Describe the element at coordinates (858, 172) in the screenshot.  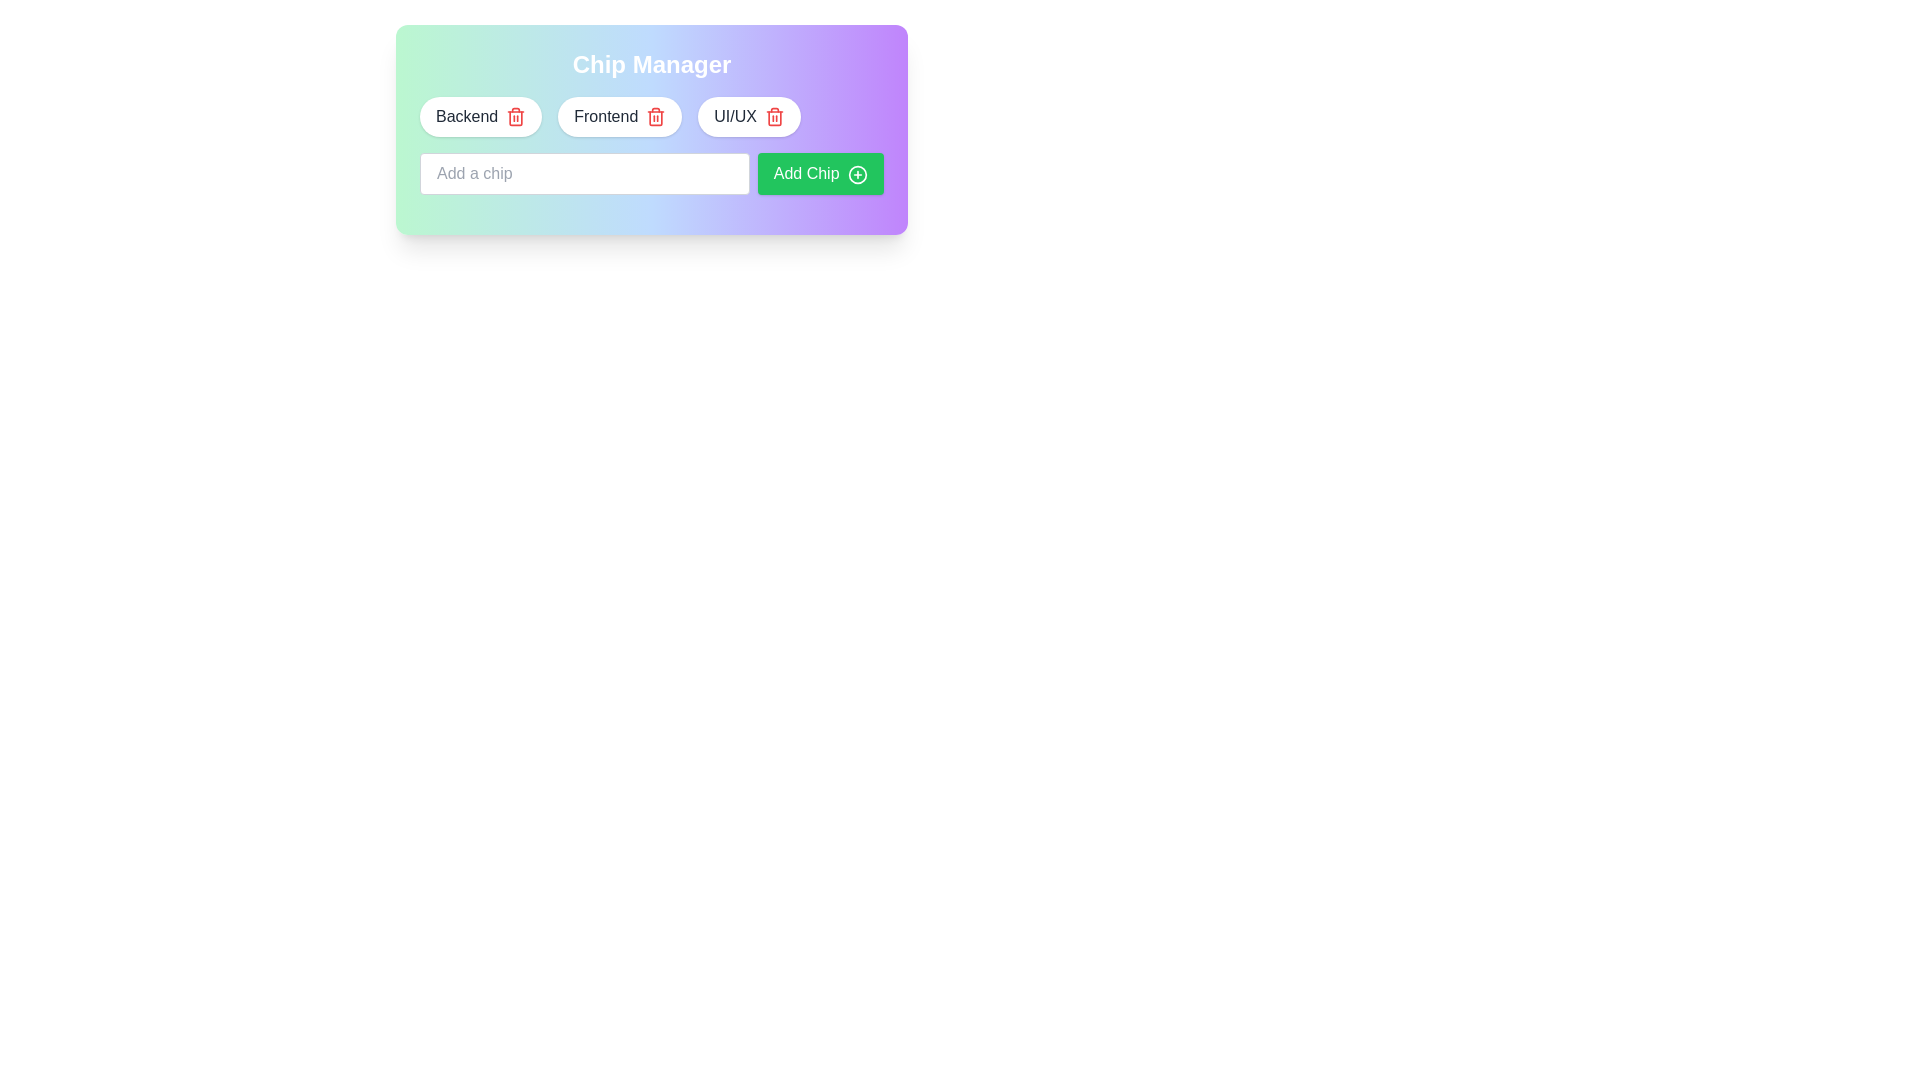
I see `the icon button located at the far-right side of the 'Add Chip' button in the bottom-right corner of the chip management section` at that location.